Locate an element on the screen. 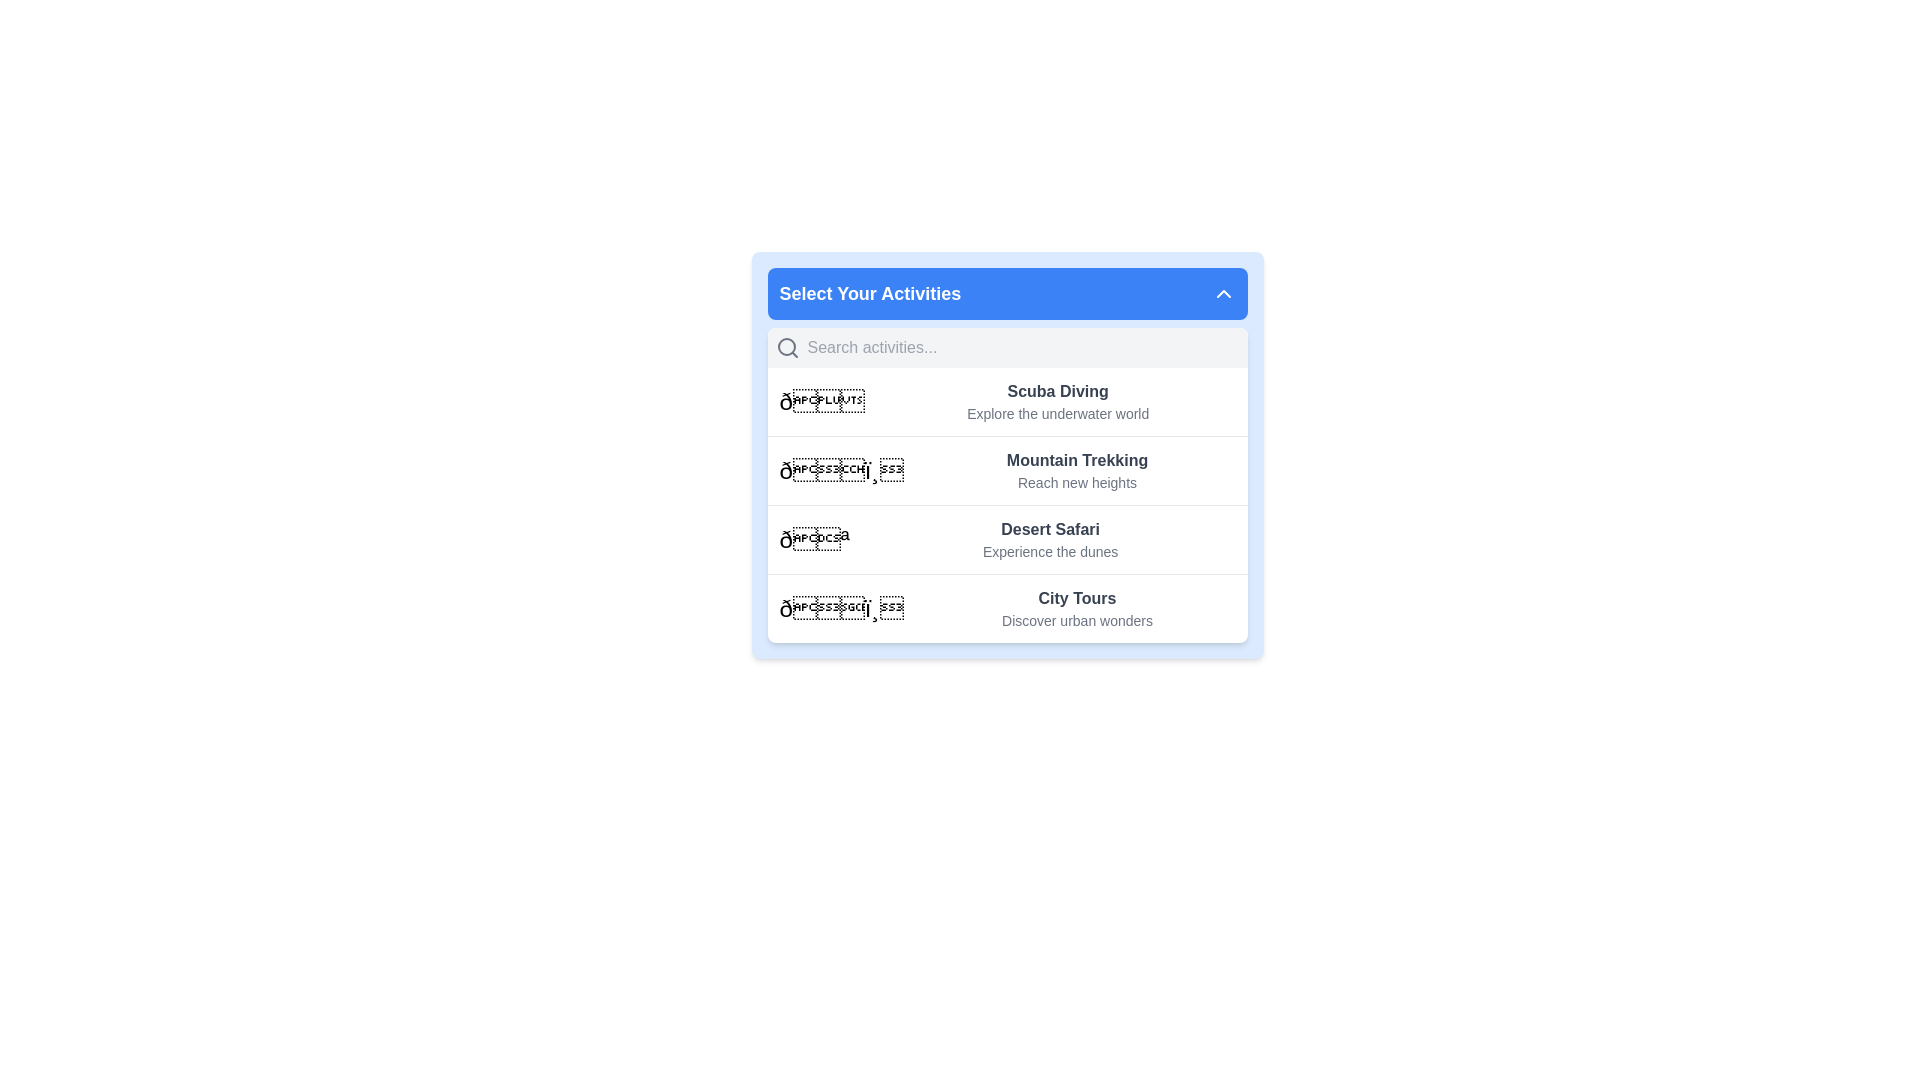 Image resolution: width=1920 pixels, height=1080 pixels. the chevron toggle icon located at the top-right corner of the 'Select Your Activities' header section is located at coordinates (1222, 293).